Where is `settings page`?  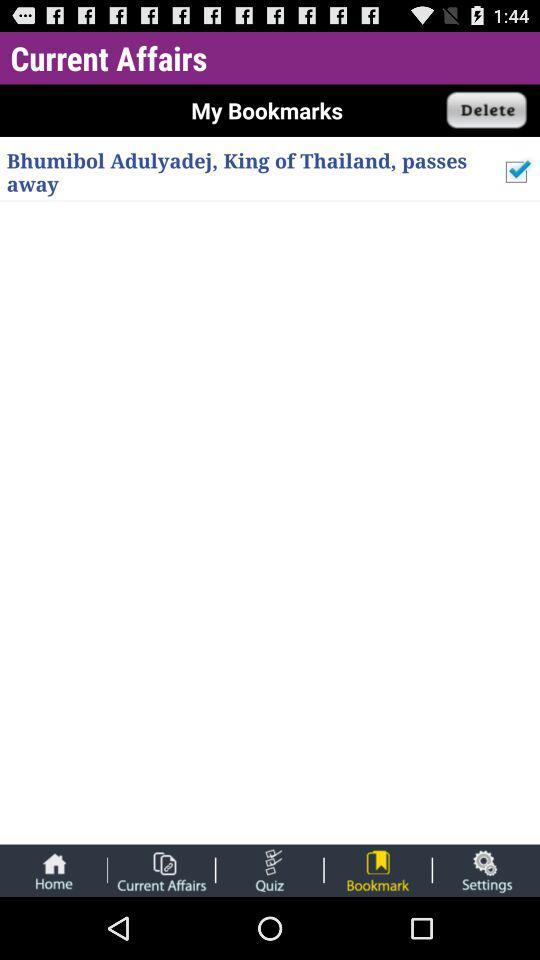
settings page is located at coordinates (485, 869).